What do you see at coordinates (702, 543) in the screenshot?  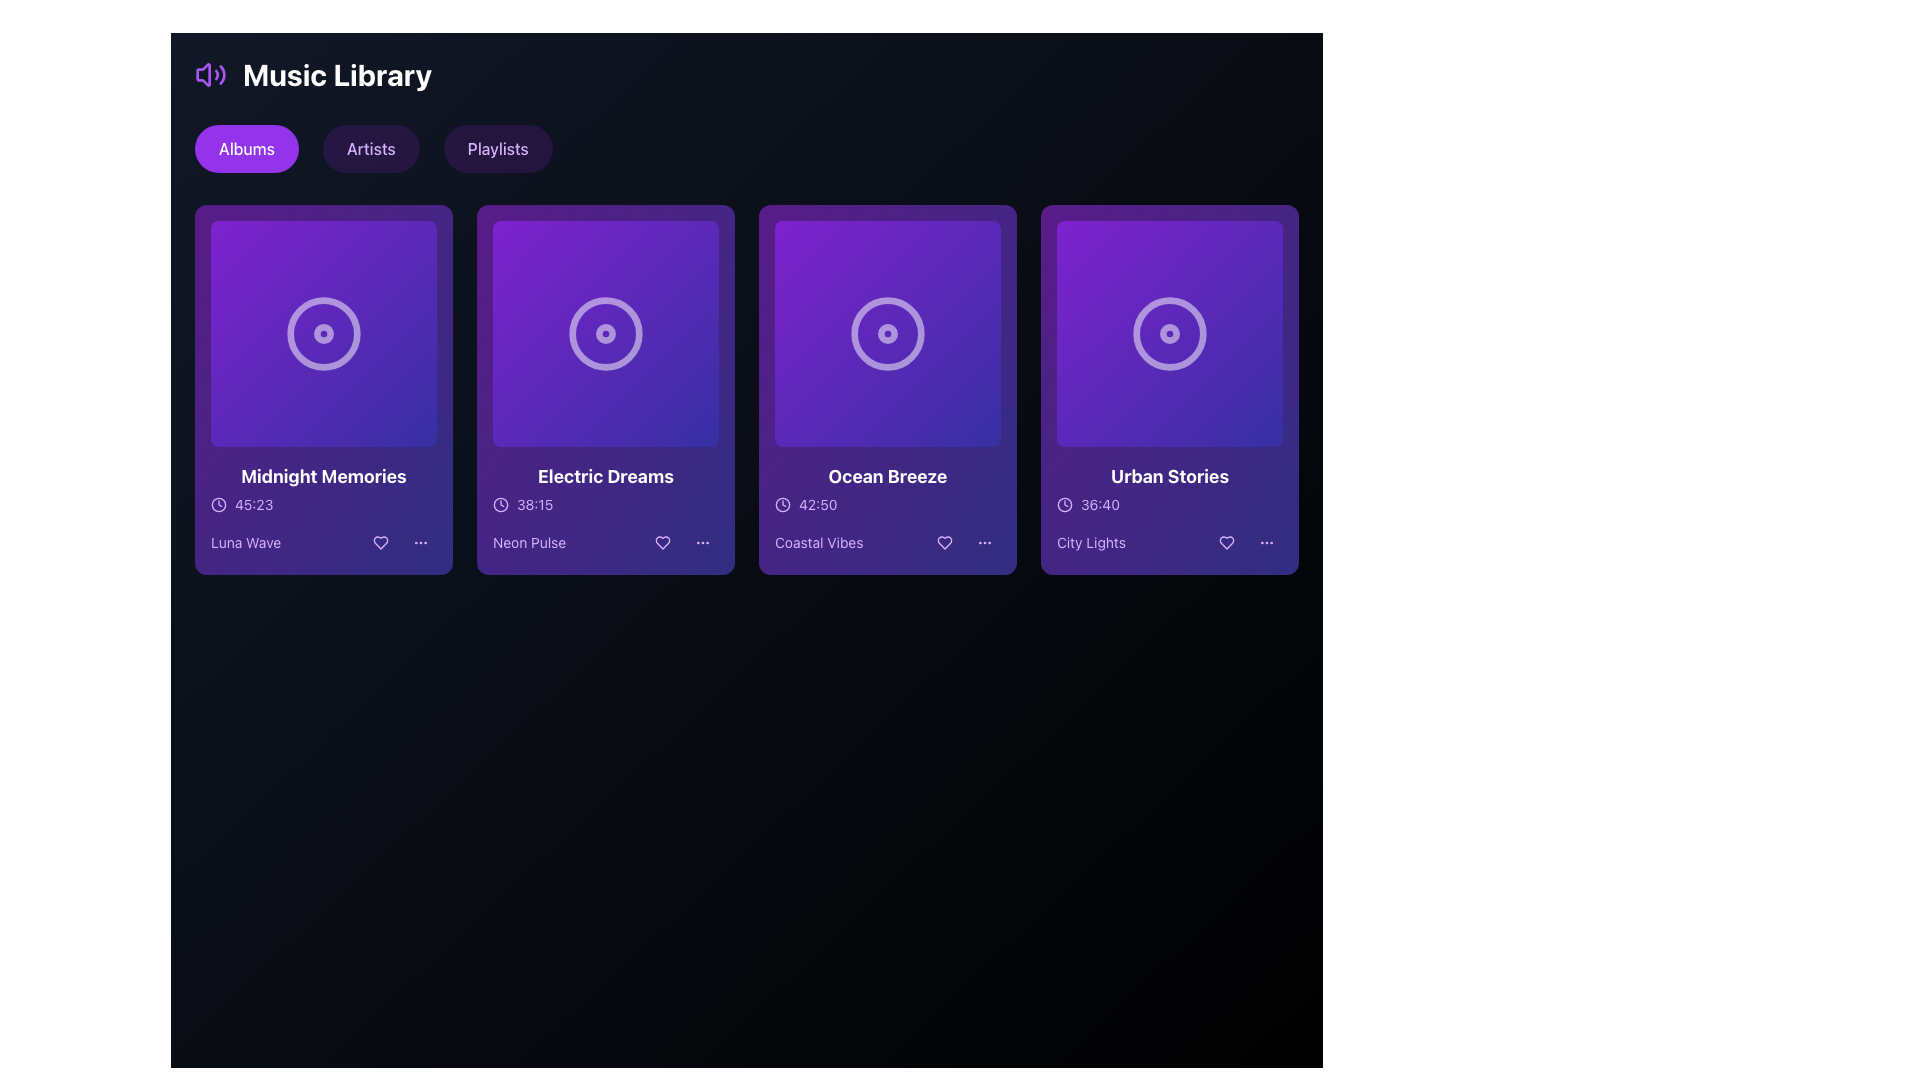 I see `the circular button icon located at the bottom-right corner of the 'Electric Dreams' album card` at bounding box center [702, 543].